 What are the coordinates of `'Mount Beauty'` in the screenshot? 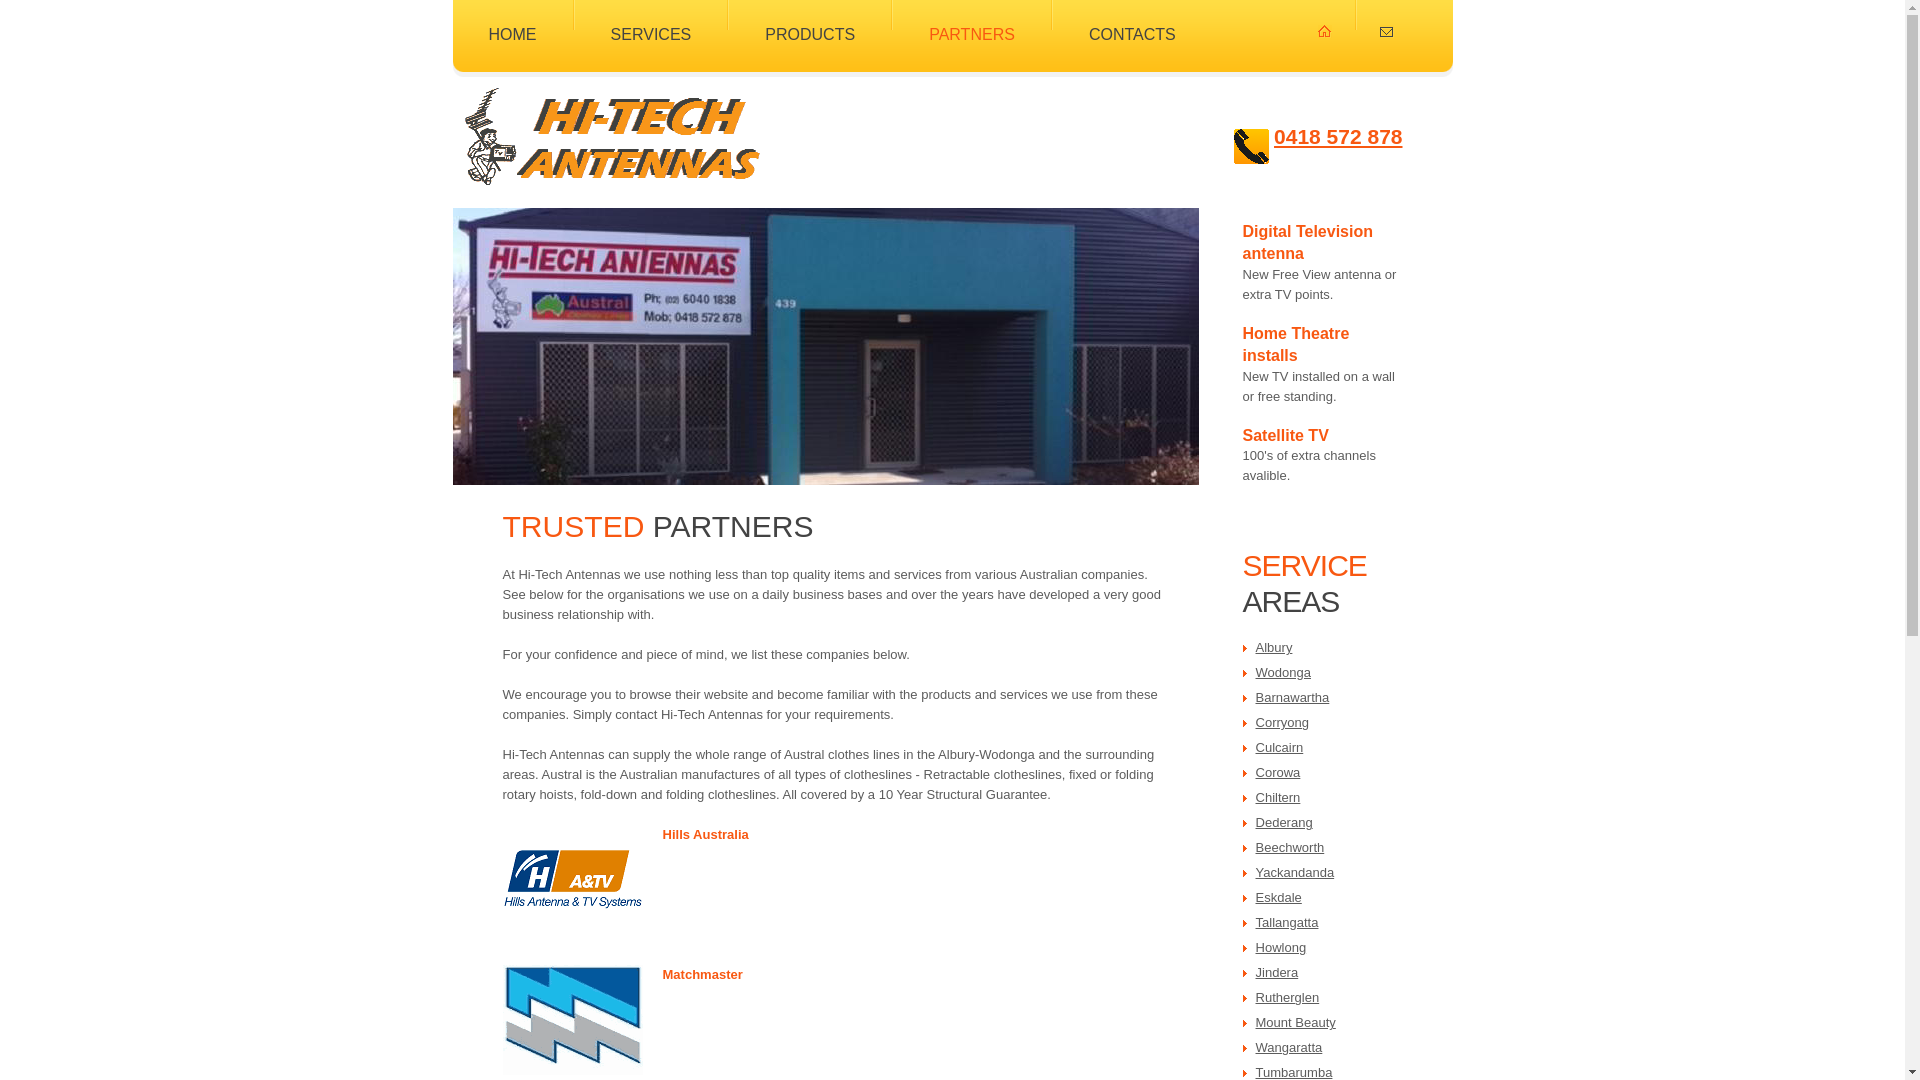 It's located at (1255, 1022).